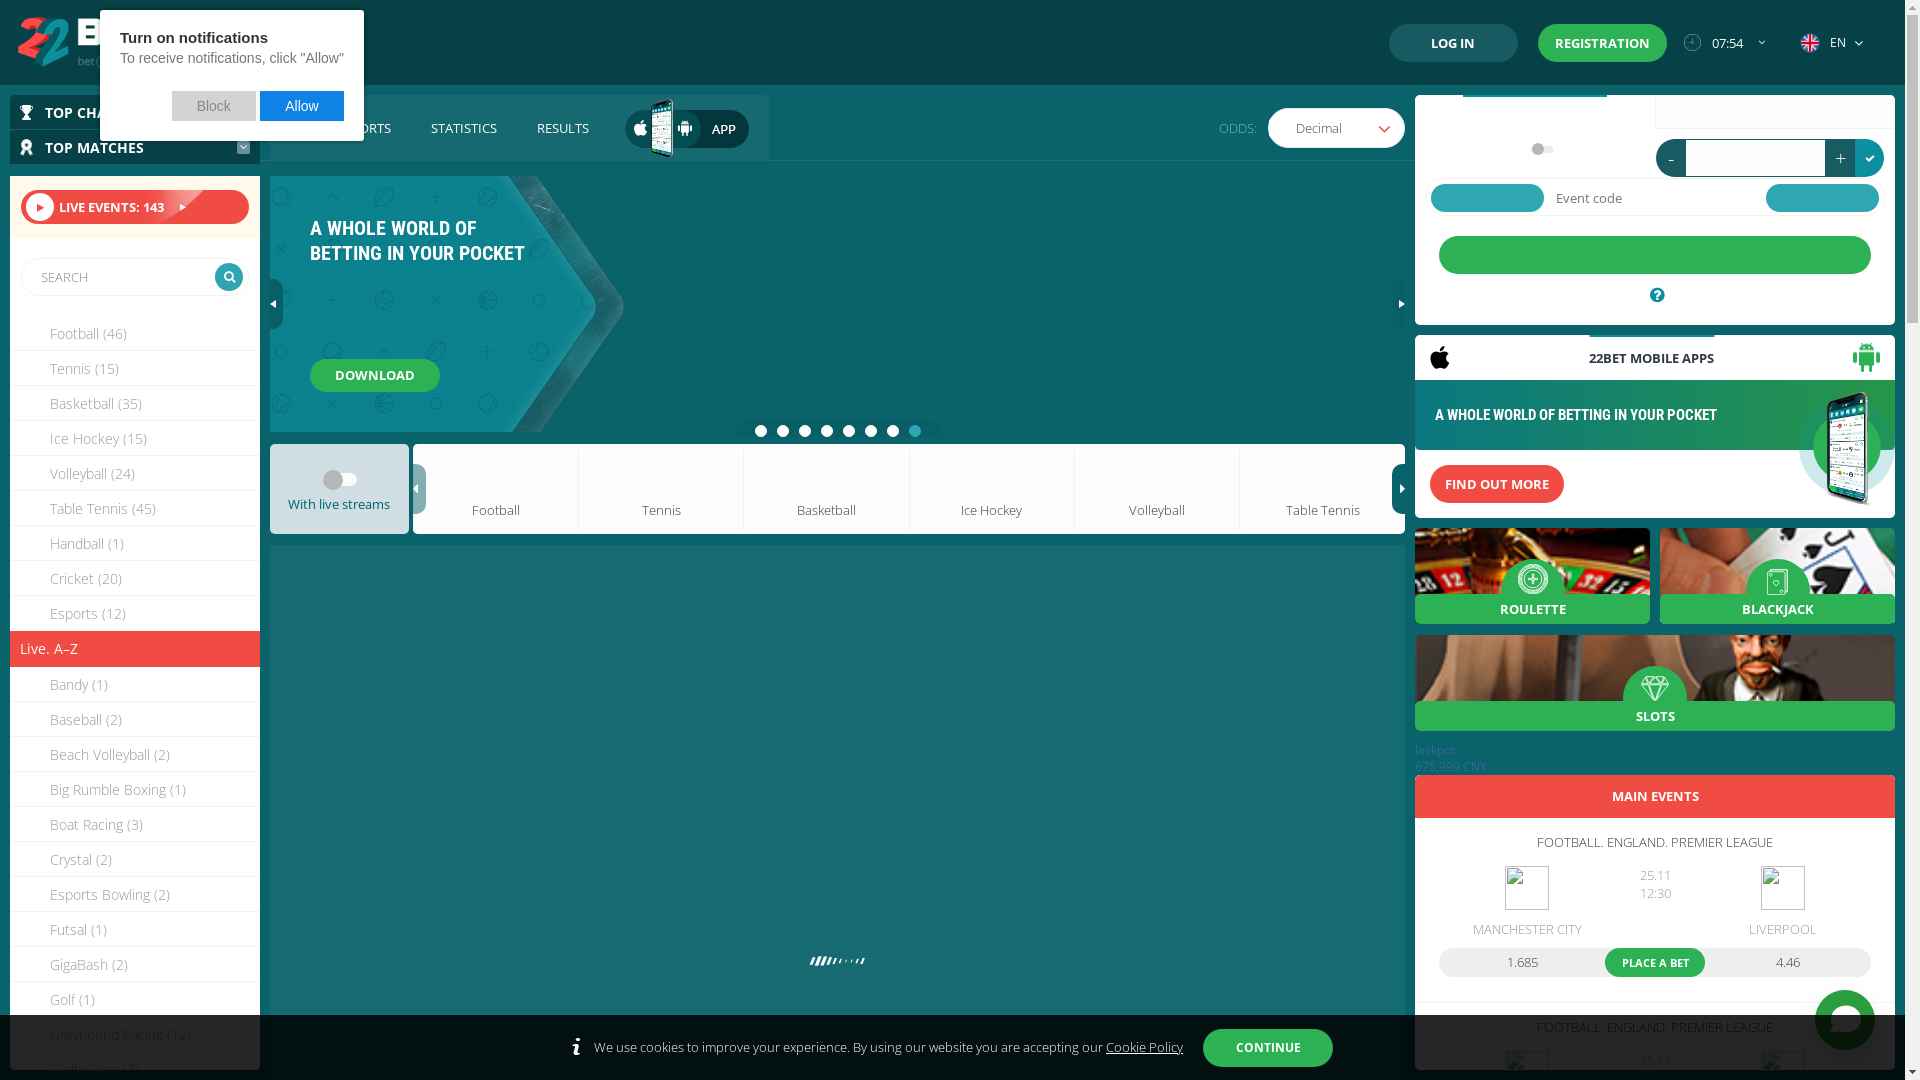 The image size is (1920, 1080). What do you see at coordinates (9, 437) in the screenshot?
I see `'Ice Hockey` at bounding box center [9, 437].